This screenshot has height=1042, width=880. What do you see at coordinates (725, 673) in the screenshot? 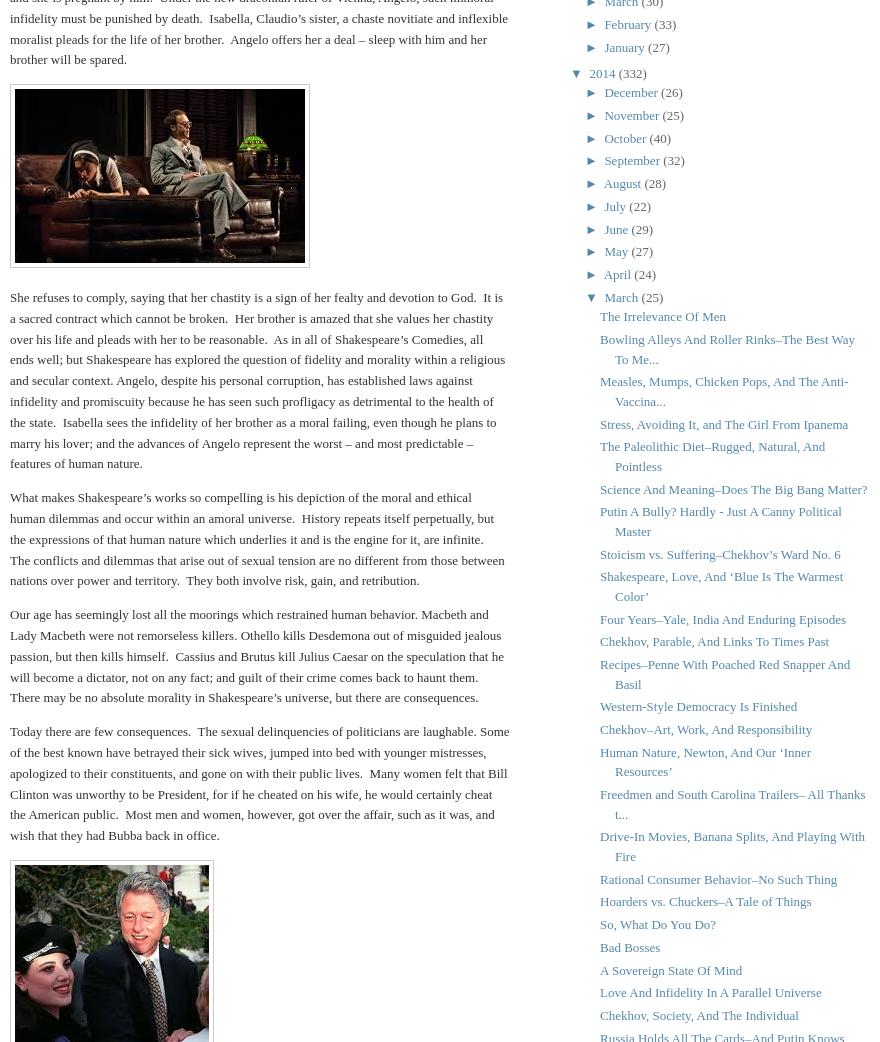
I see `'Recipes–Penne With Poached Red Snapper And Basil'` at bounding box center [725, 673].